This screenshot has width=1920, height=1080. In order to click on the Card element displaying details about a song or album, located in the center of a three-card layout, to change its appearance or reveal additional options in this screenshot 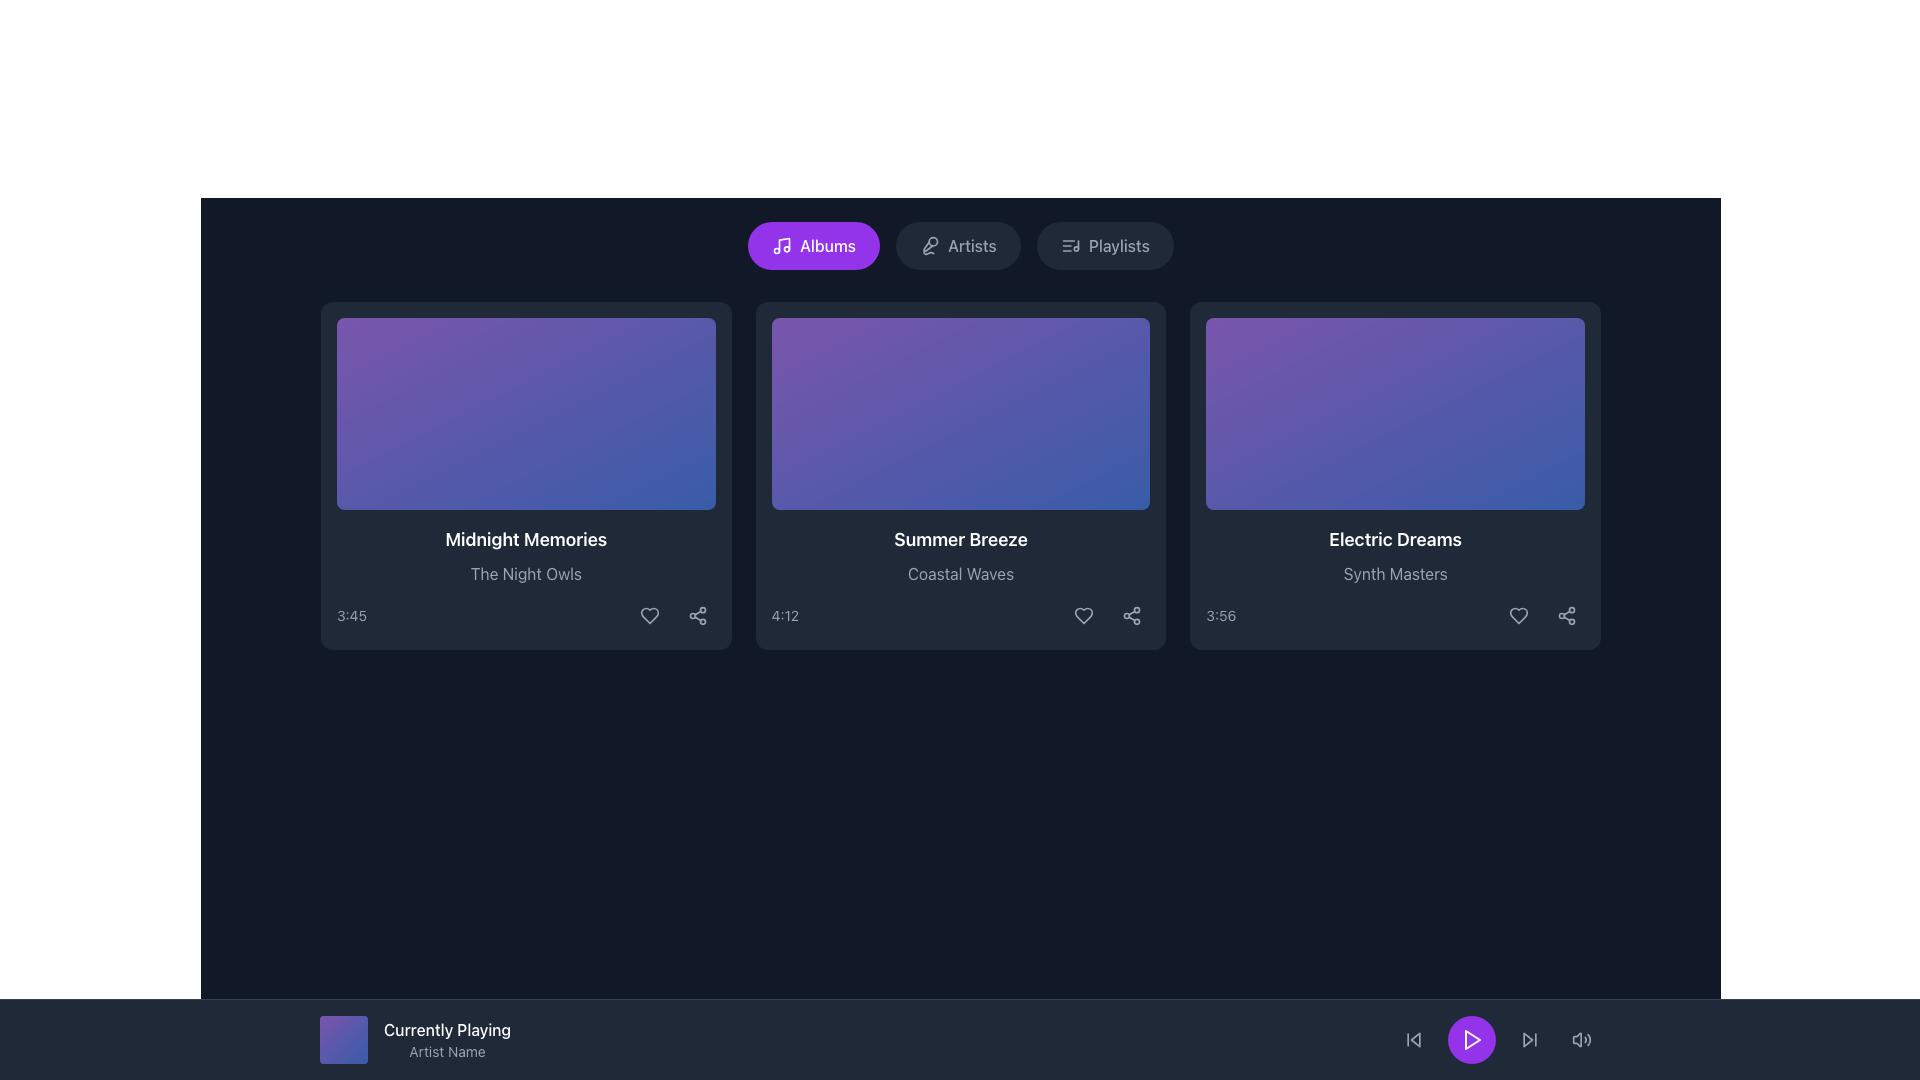, I will do `click(960, 475)`.